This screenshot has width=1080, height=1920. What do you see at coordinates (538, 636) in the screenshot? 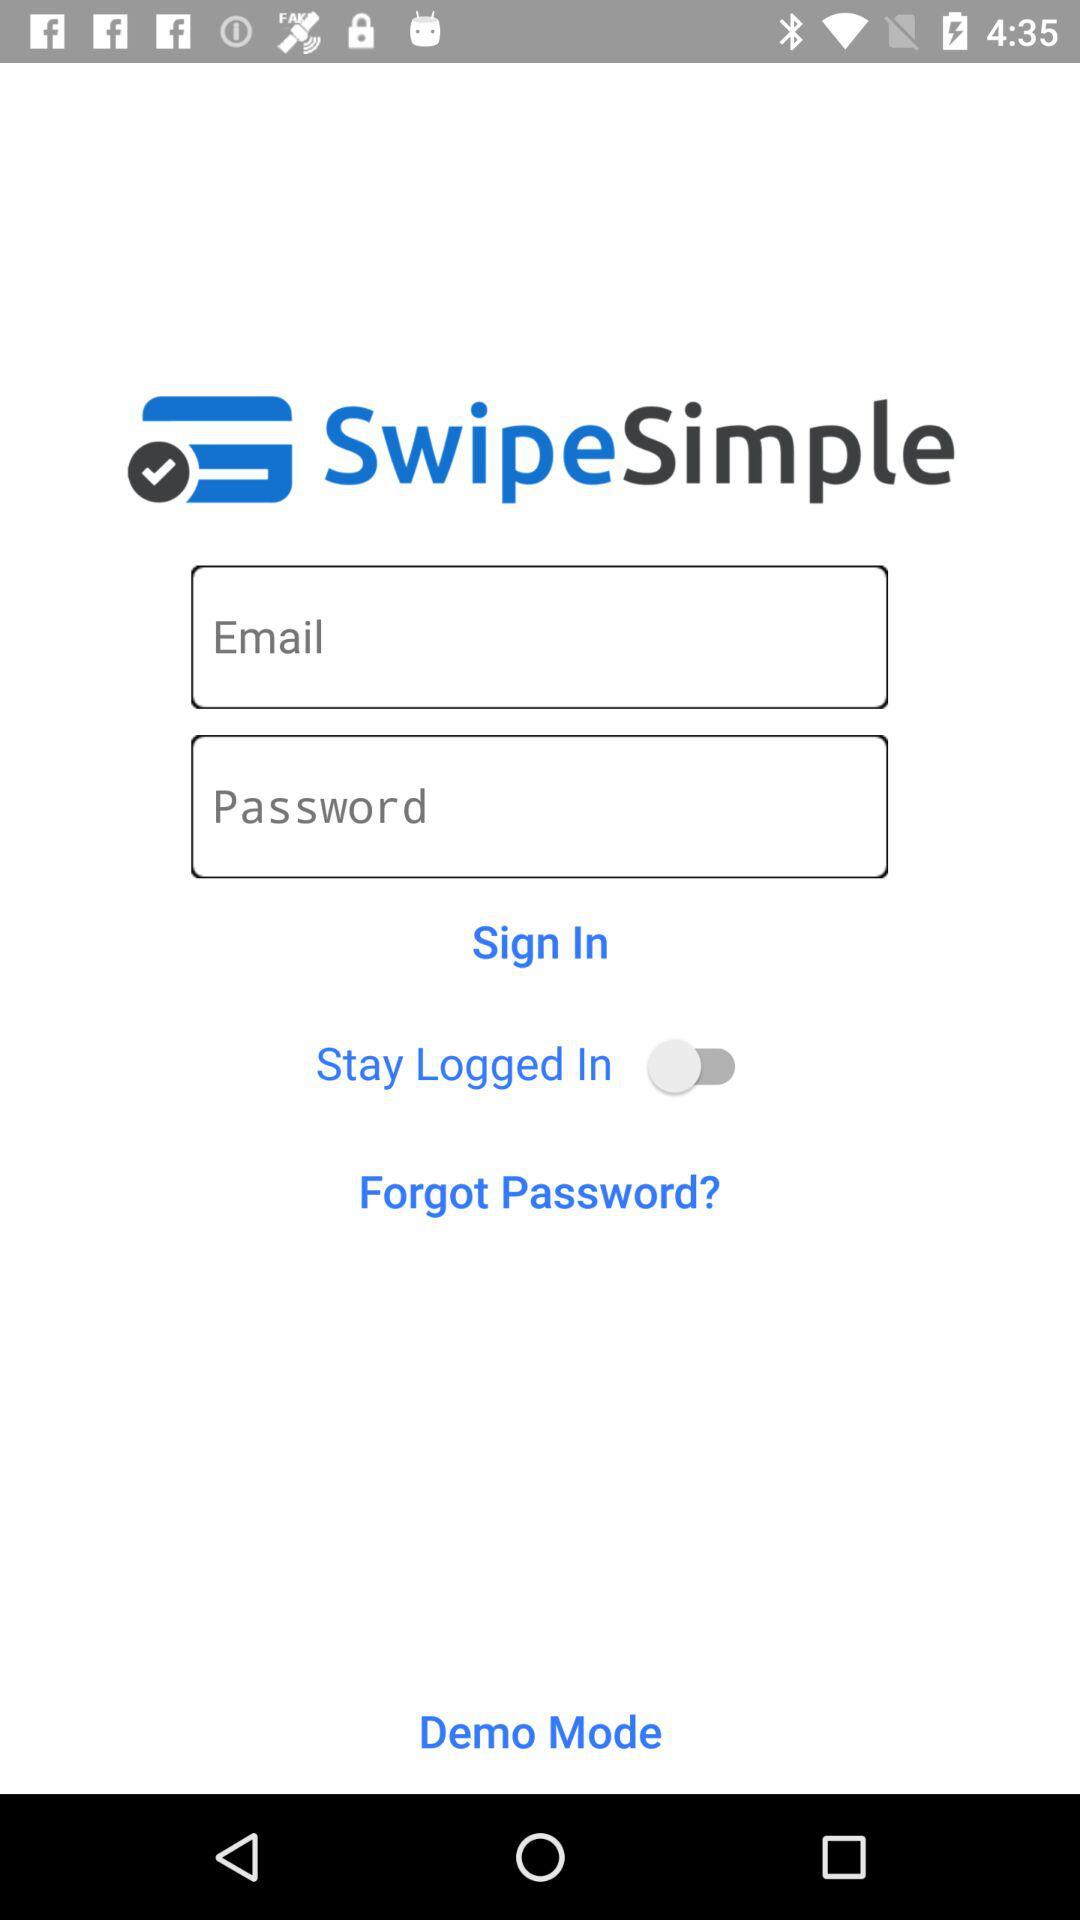
I see `your email to login` at bounding box center [538, 636].